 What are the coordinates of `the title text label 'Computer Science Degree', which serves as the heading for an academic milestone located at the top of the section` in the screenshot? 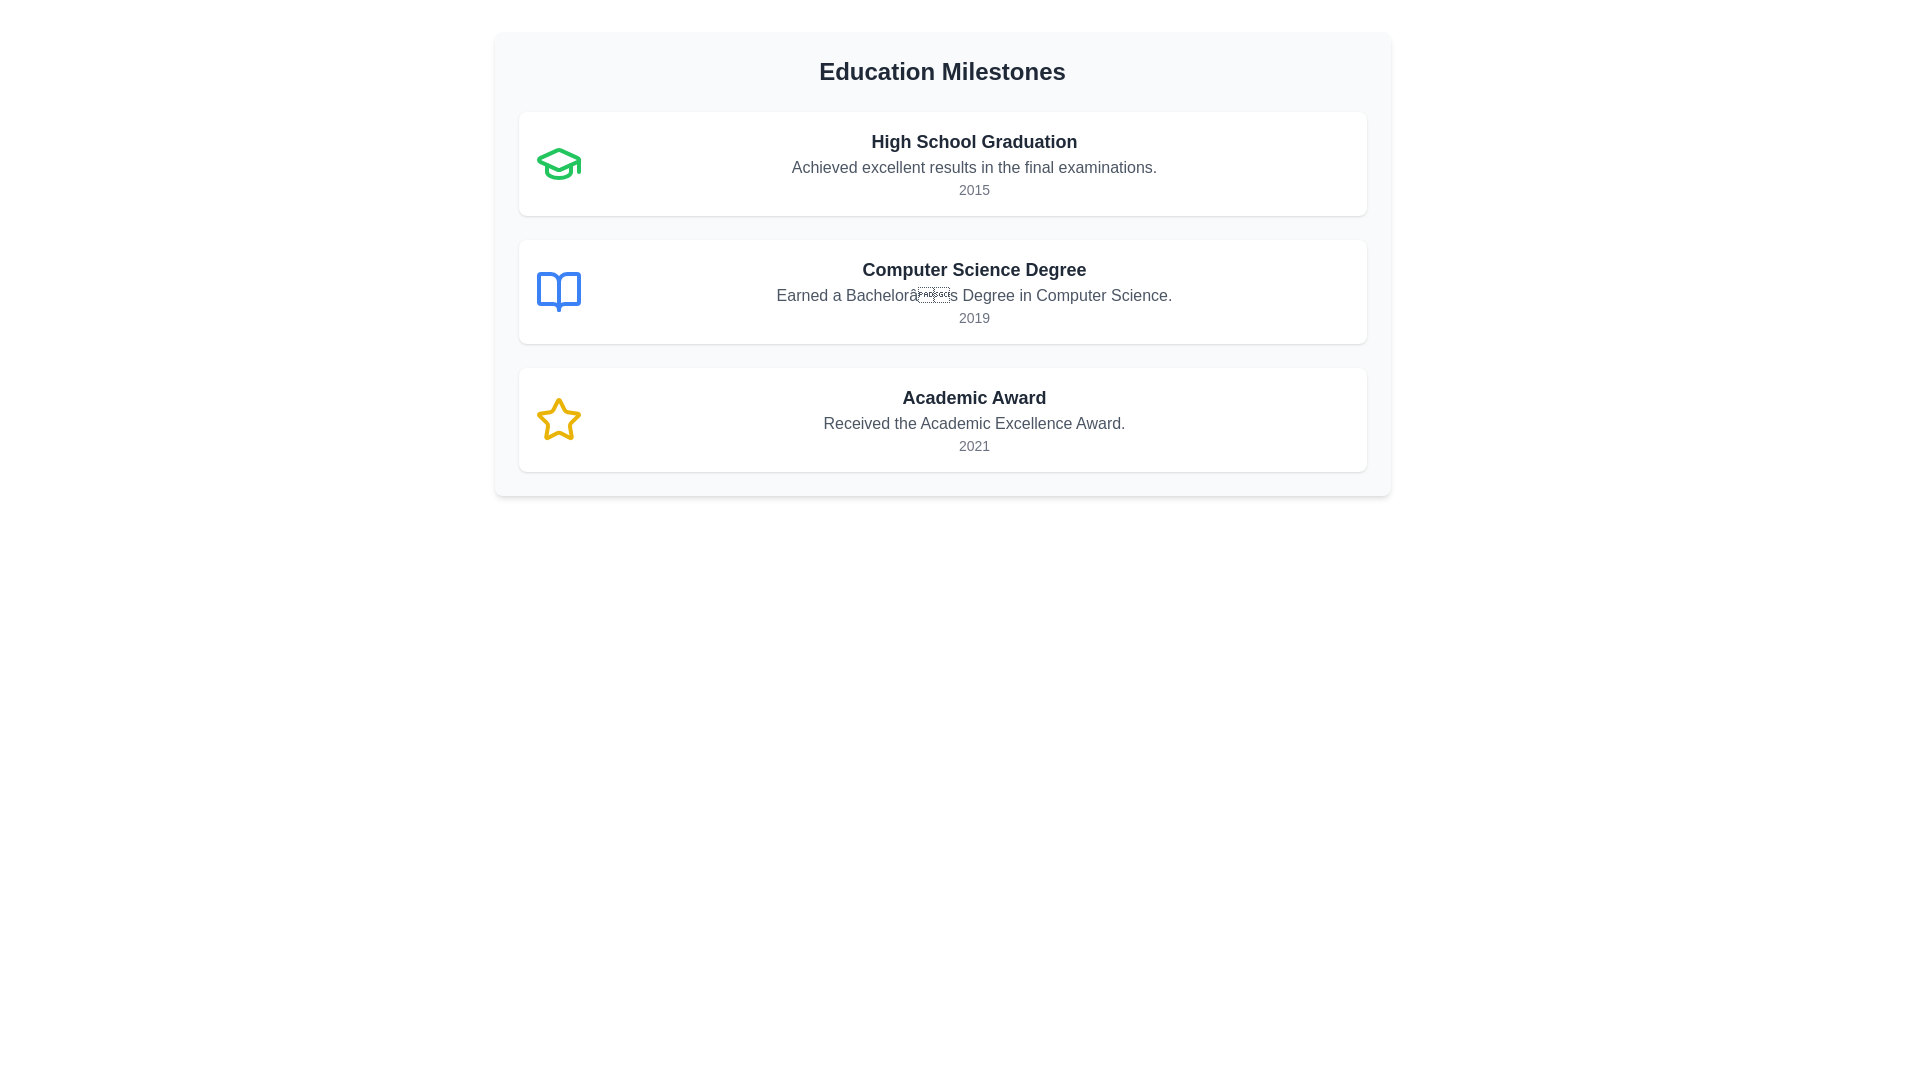 It's located at (974, 270).